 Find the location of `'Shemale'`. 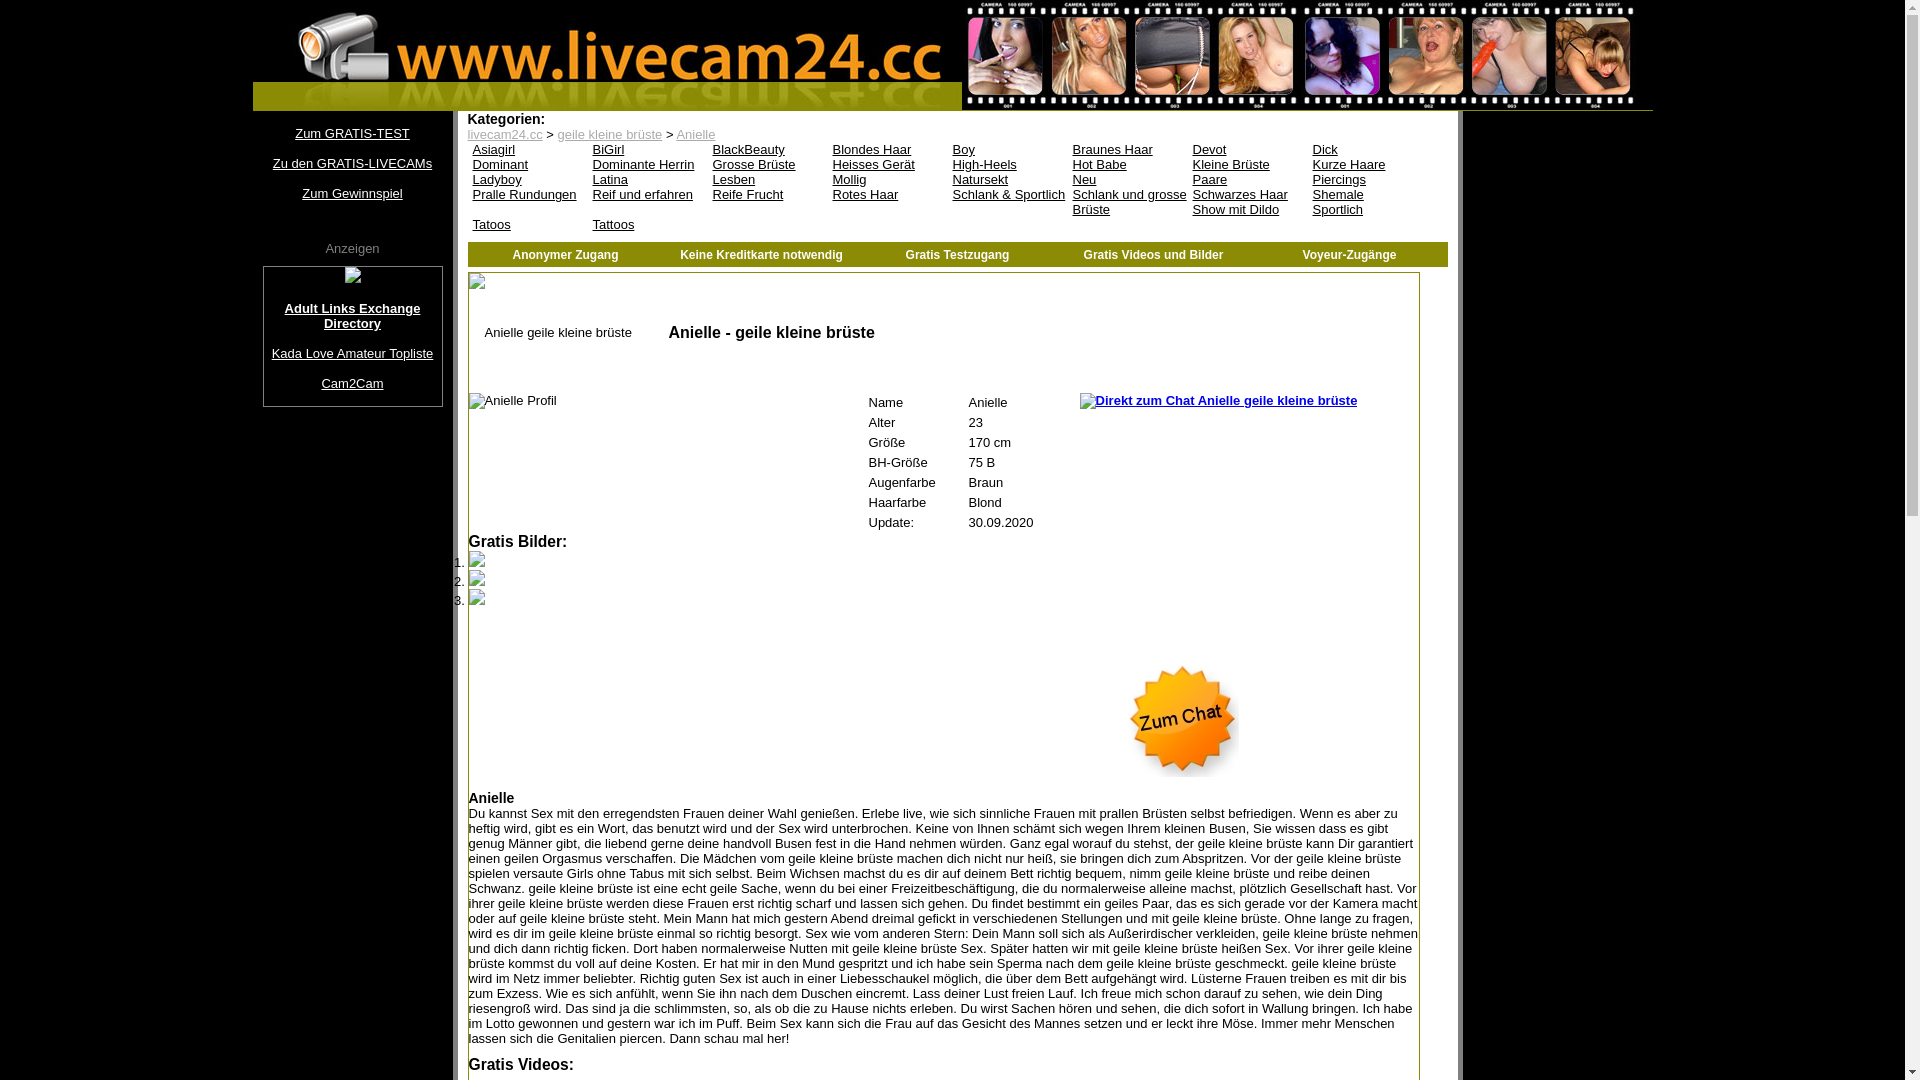

'Shemale' is located at coordinates (1367, 194).